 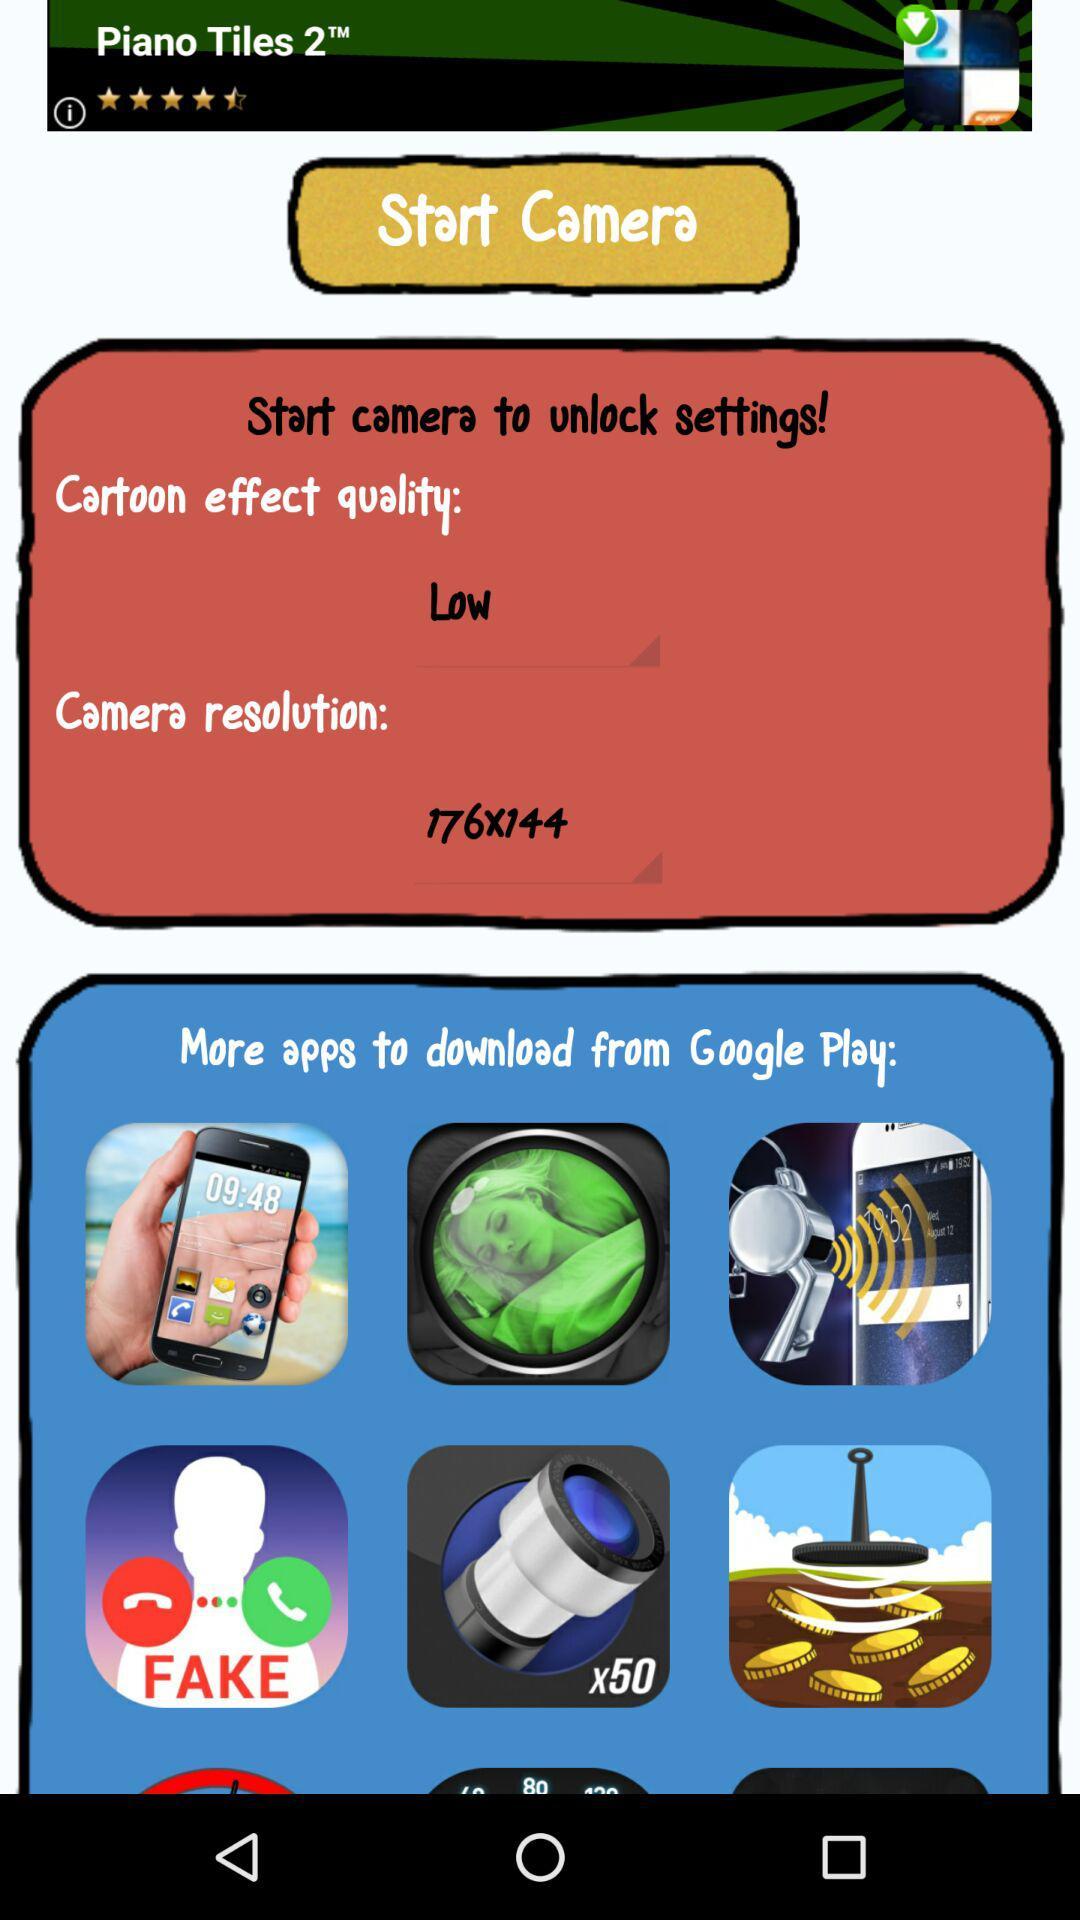 What do you see at coordinates (859, 1575) in the screenshot?
I see `download the app` at bounding box center [859, 1575].